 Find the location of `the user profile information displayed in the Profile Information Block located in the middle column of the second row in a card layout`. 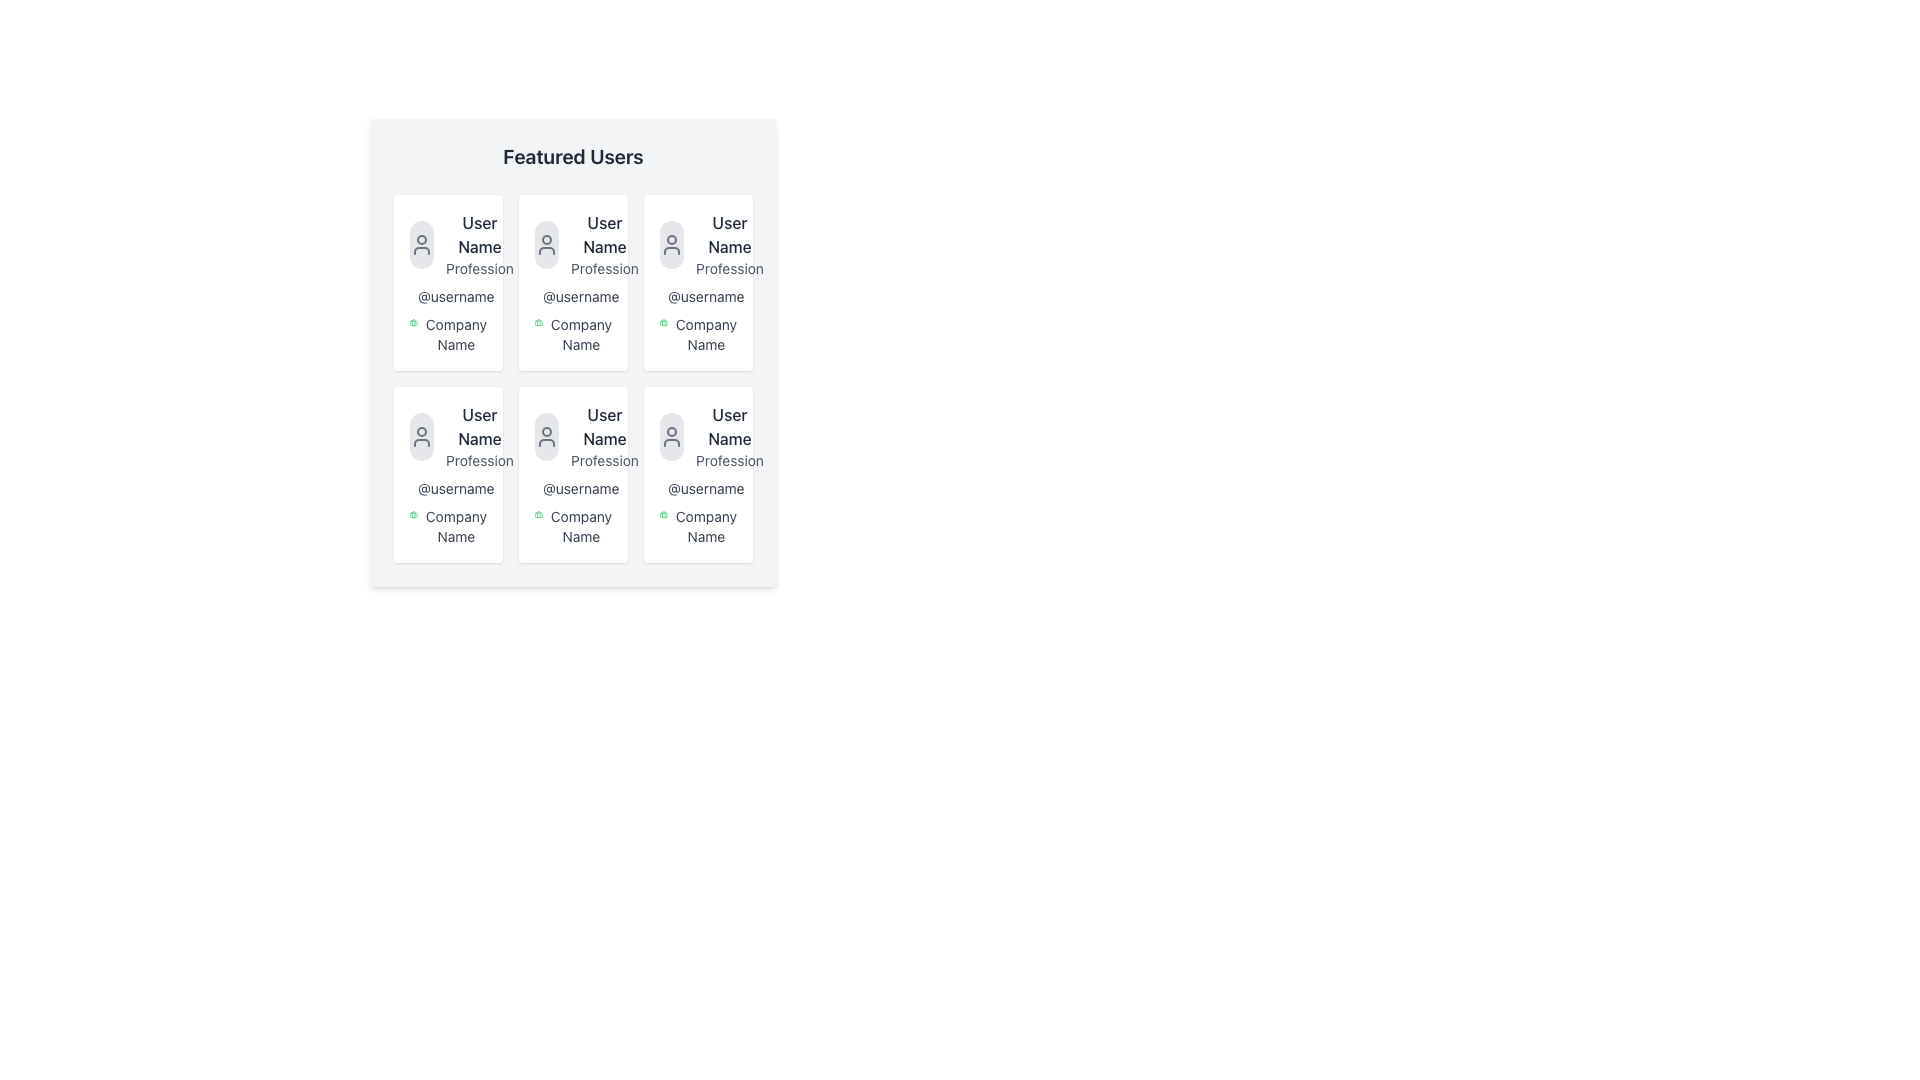

the user profile information displayed in the Profile Information Block located in the middle column of the second row in a card layout is located at coordinates (572, 435).